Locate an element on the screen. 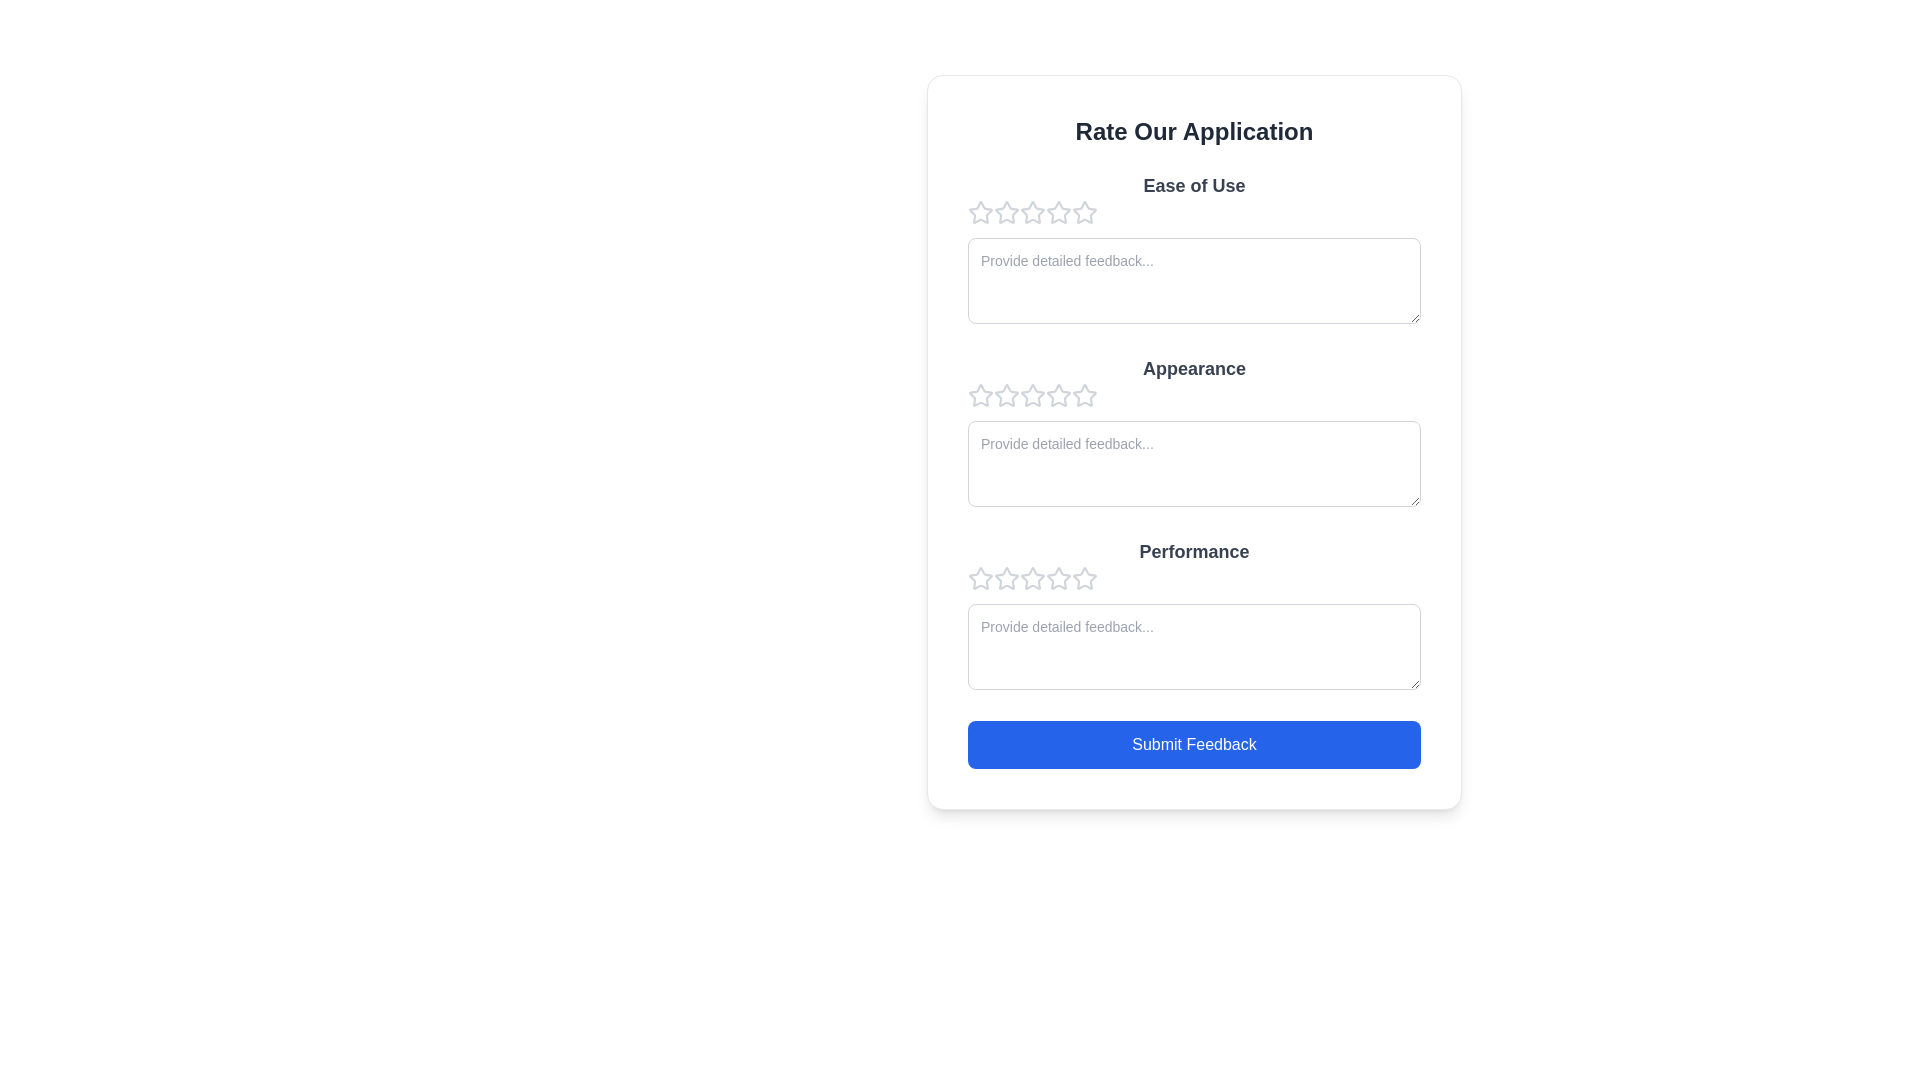 The image size is (1920, 1080). the first hollow star in the 5-star rating component under the 'Performance' section is located at coordinates (980, 578).